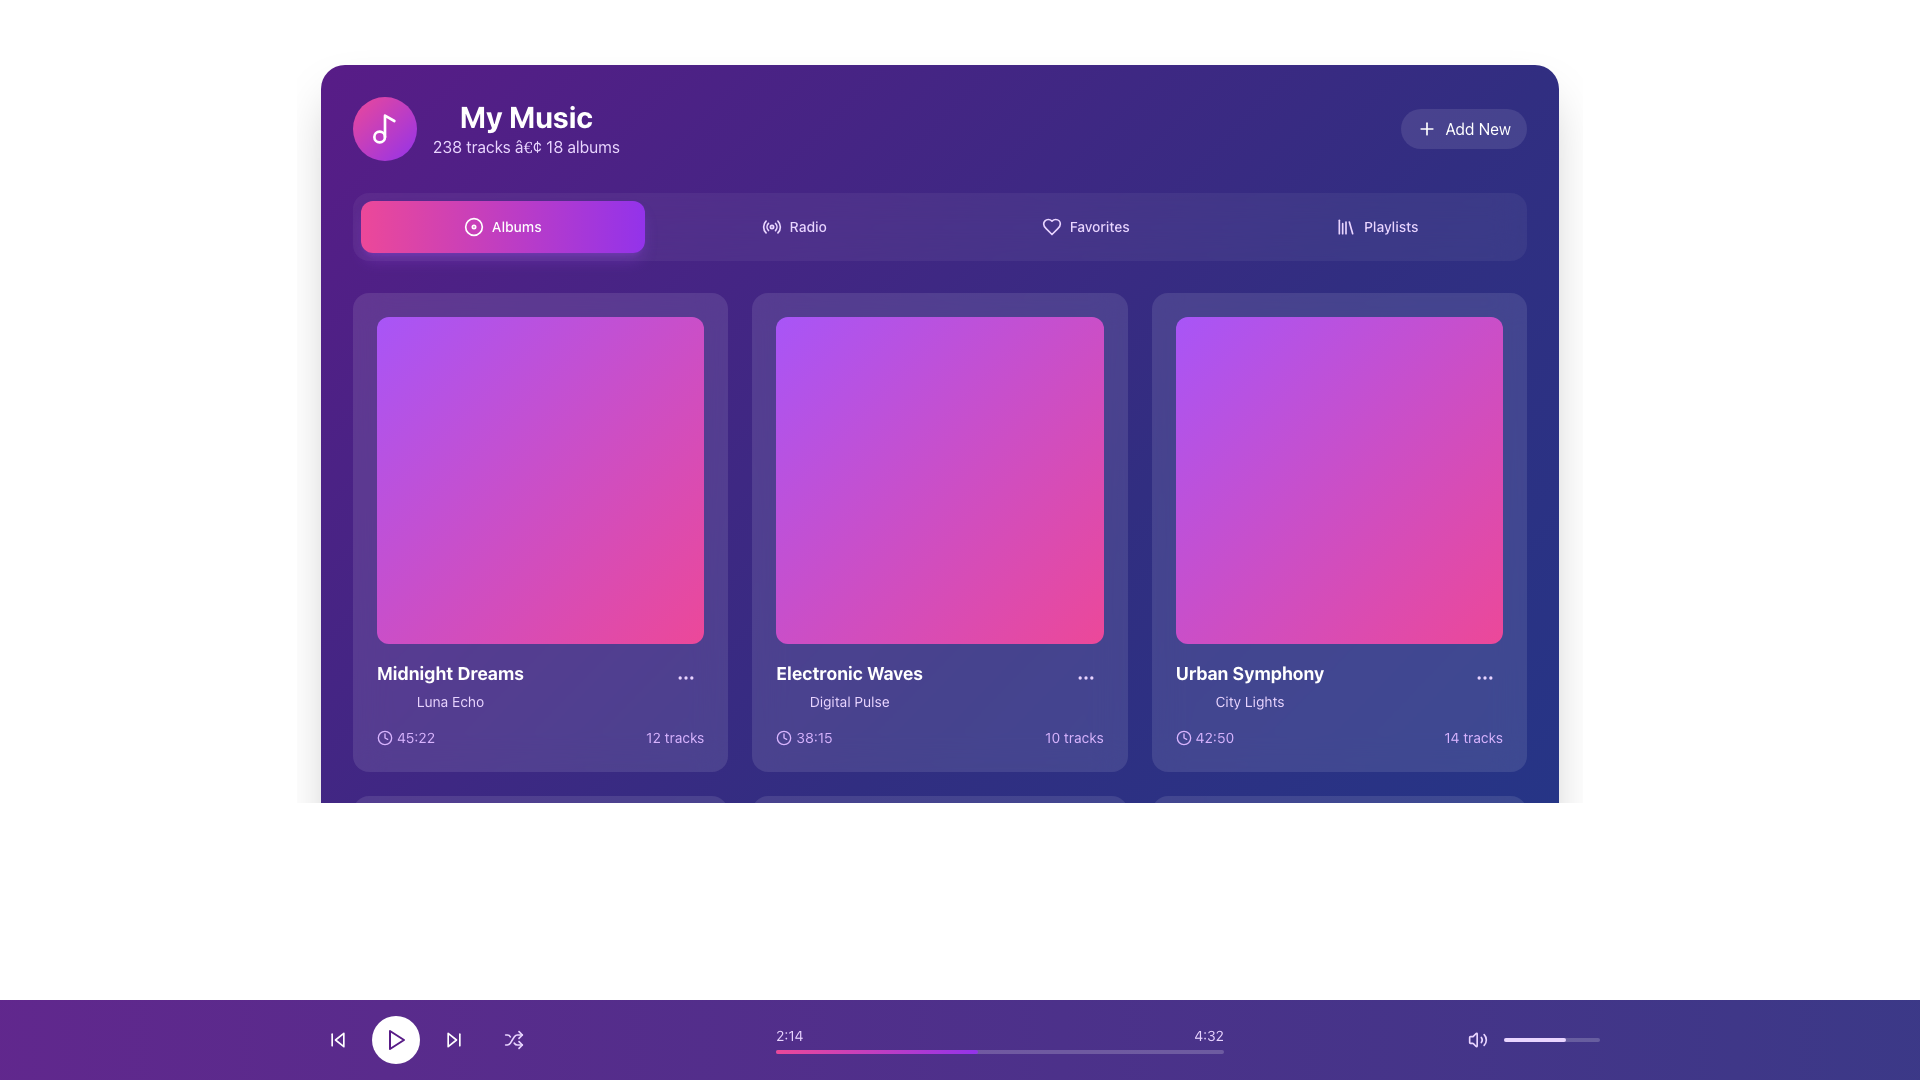  What do you see at coordinates (1464, 128) in the screenshot?
I see `the rounded rectangular button labeled 'Add New' in the top-right corner of the interface to trigger the hover effect that brightens its background, indicating interactivity` at bounding box center [1464, 128].